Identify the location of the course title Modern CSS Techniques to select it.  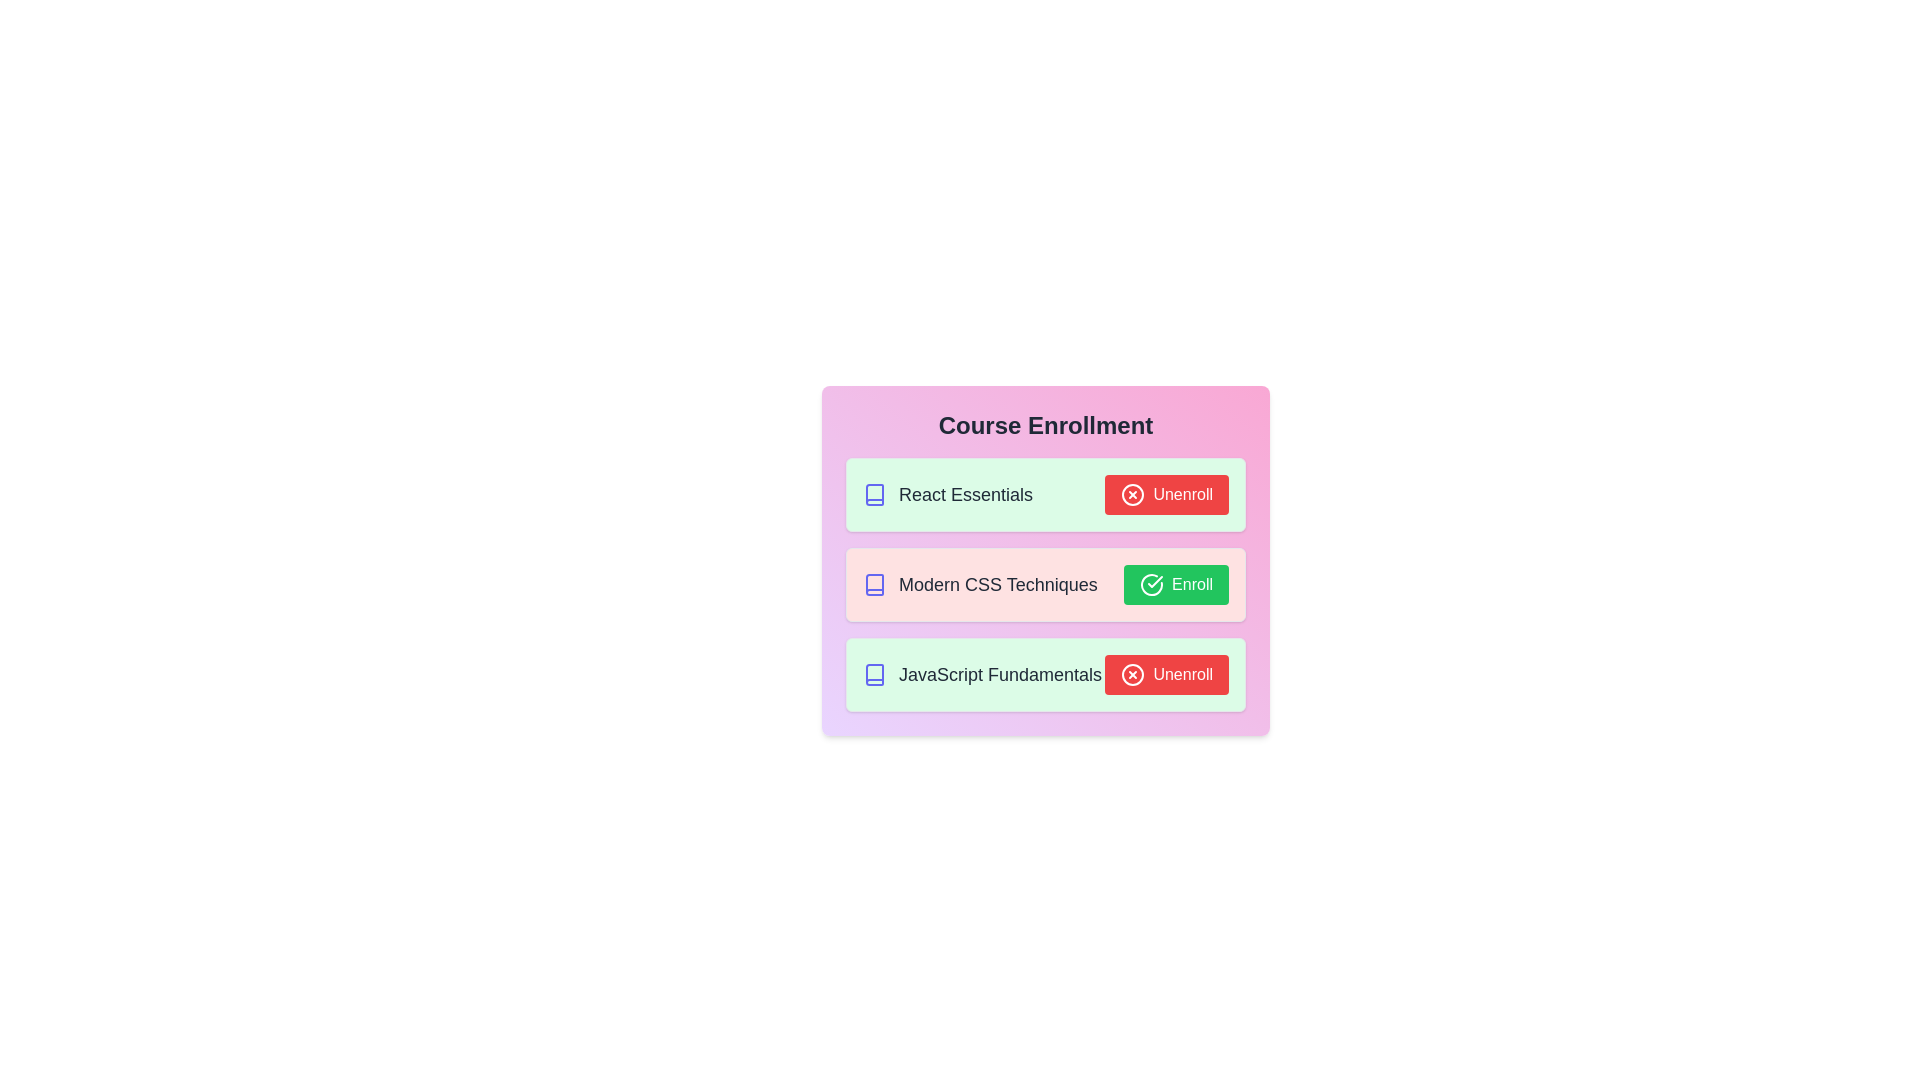
(979, 585).